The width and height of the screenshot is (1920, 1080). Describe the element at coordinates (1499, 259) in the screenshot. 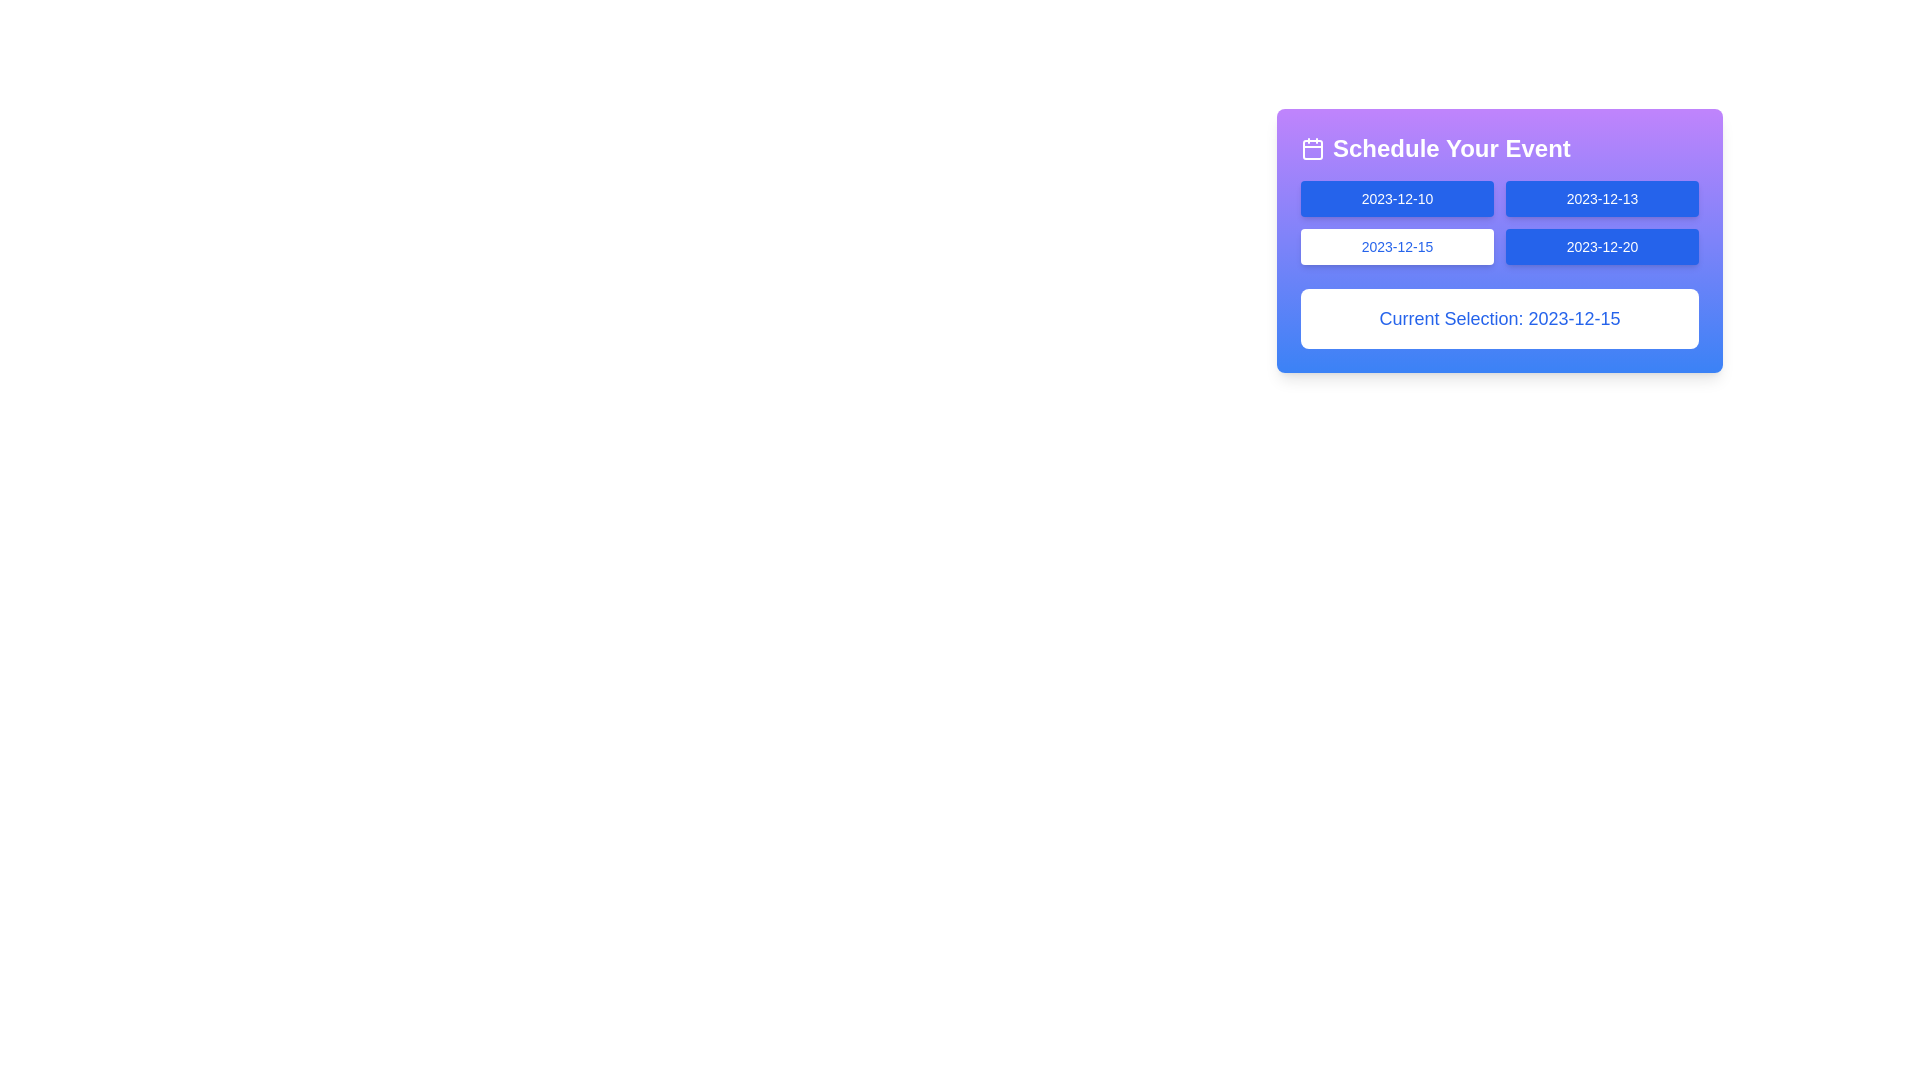

I see `the button` at that location.